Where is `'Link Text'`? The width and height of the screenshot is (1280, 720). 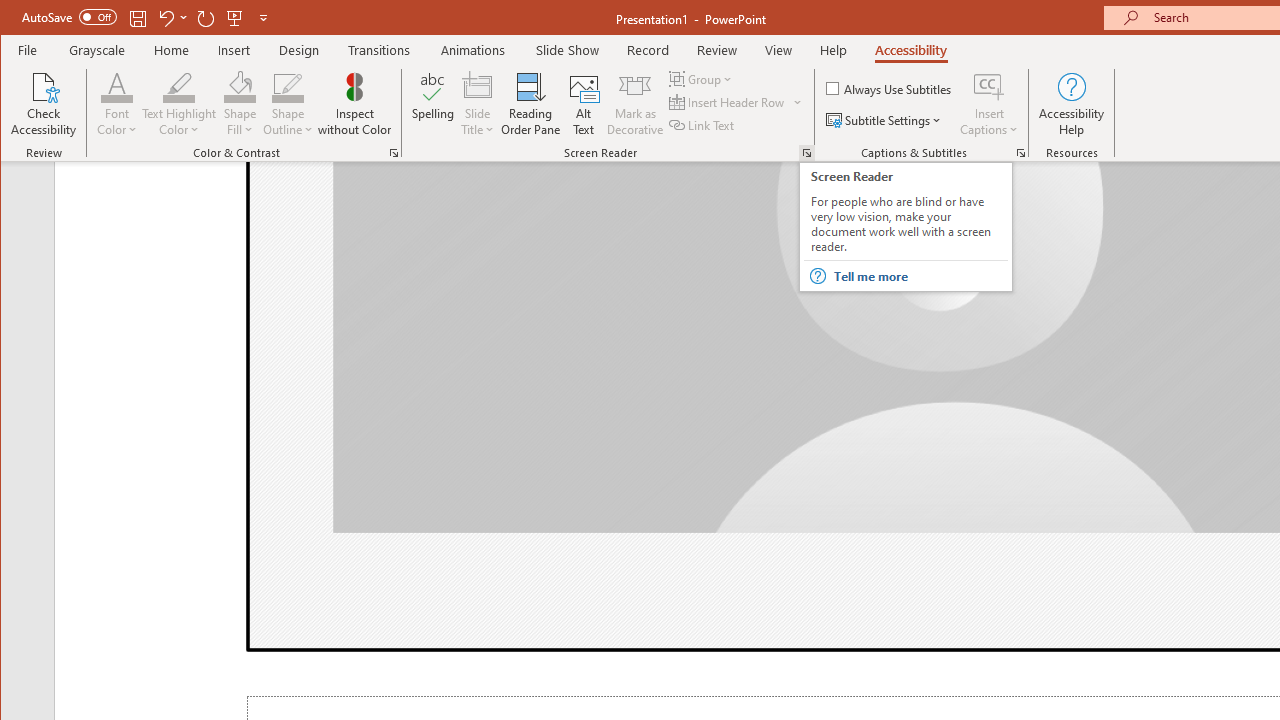
'Link Text' is located at coordinates (703, 125).